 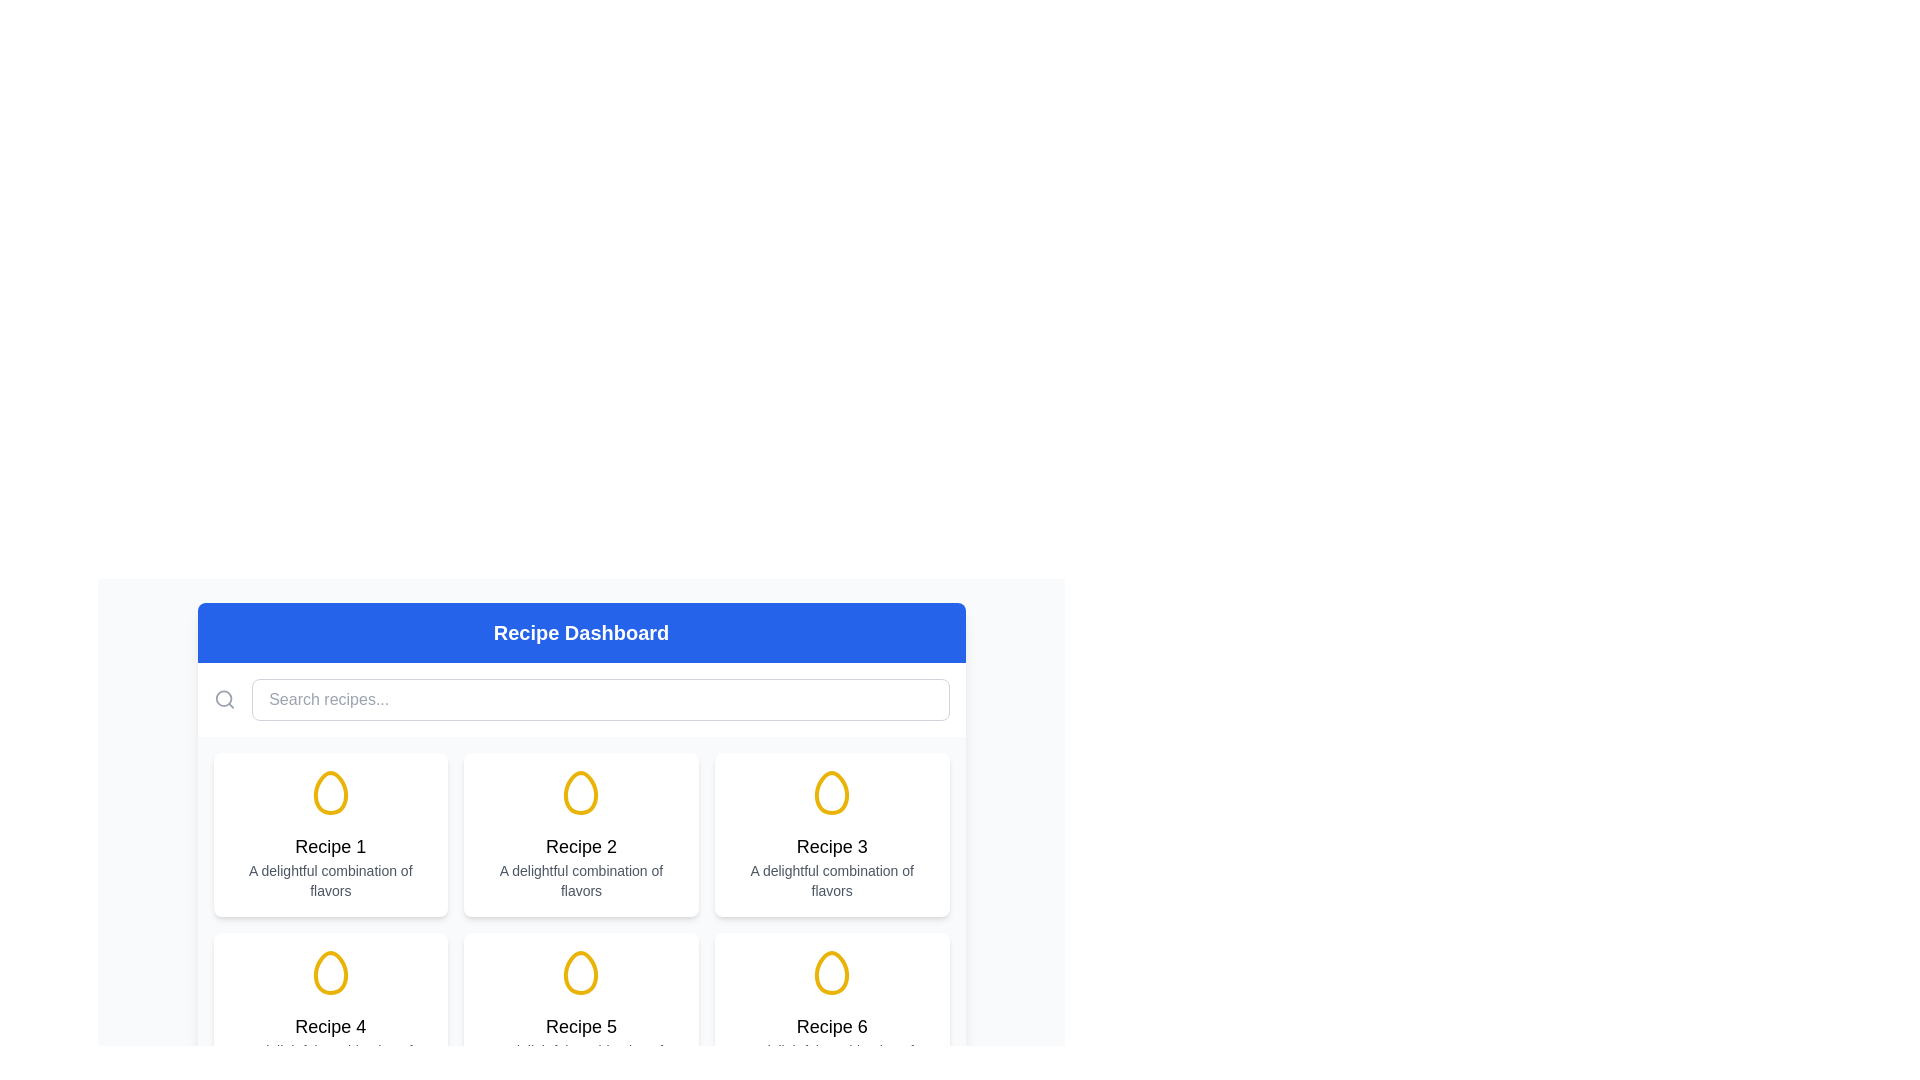 I want to click on the SVG icon representing 'Recipe 2' in the second card of the grid layout under the 'Recipe Dashboard' title, so click(x=580, y=792).